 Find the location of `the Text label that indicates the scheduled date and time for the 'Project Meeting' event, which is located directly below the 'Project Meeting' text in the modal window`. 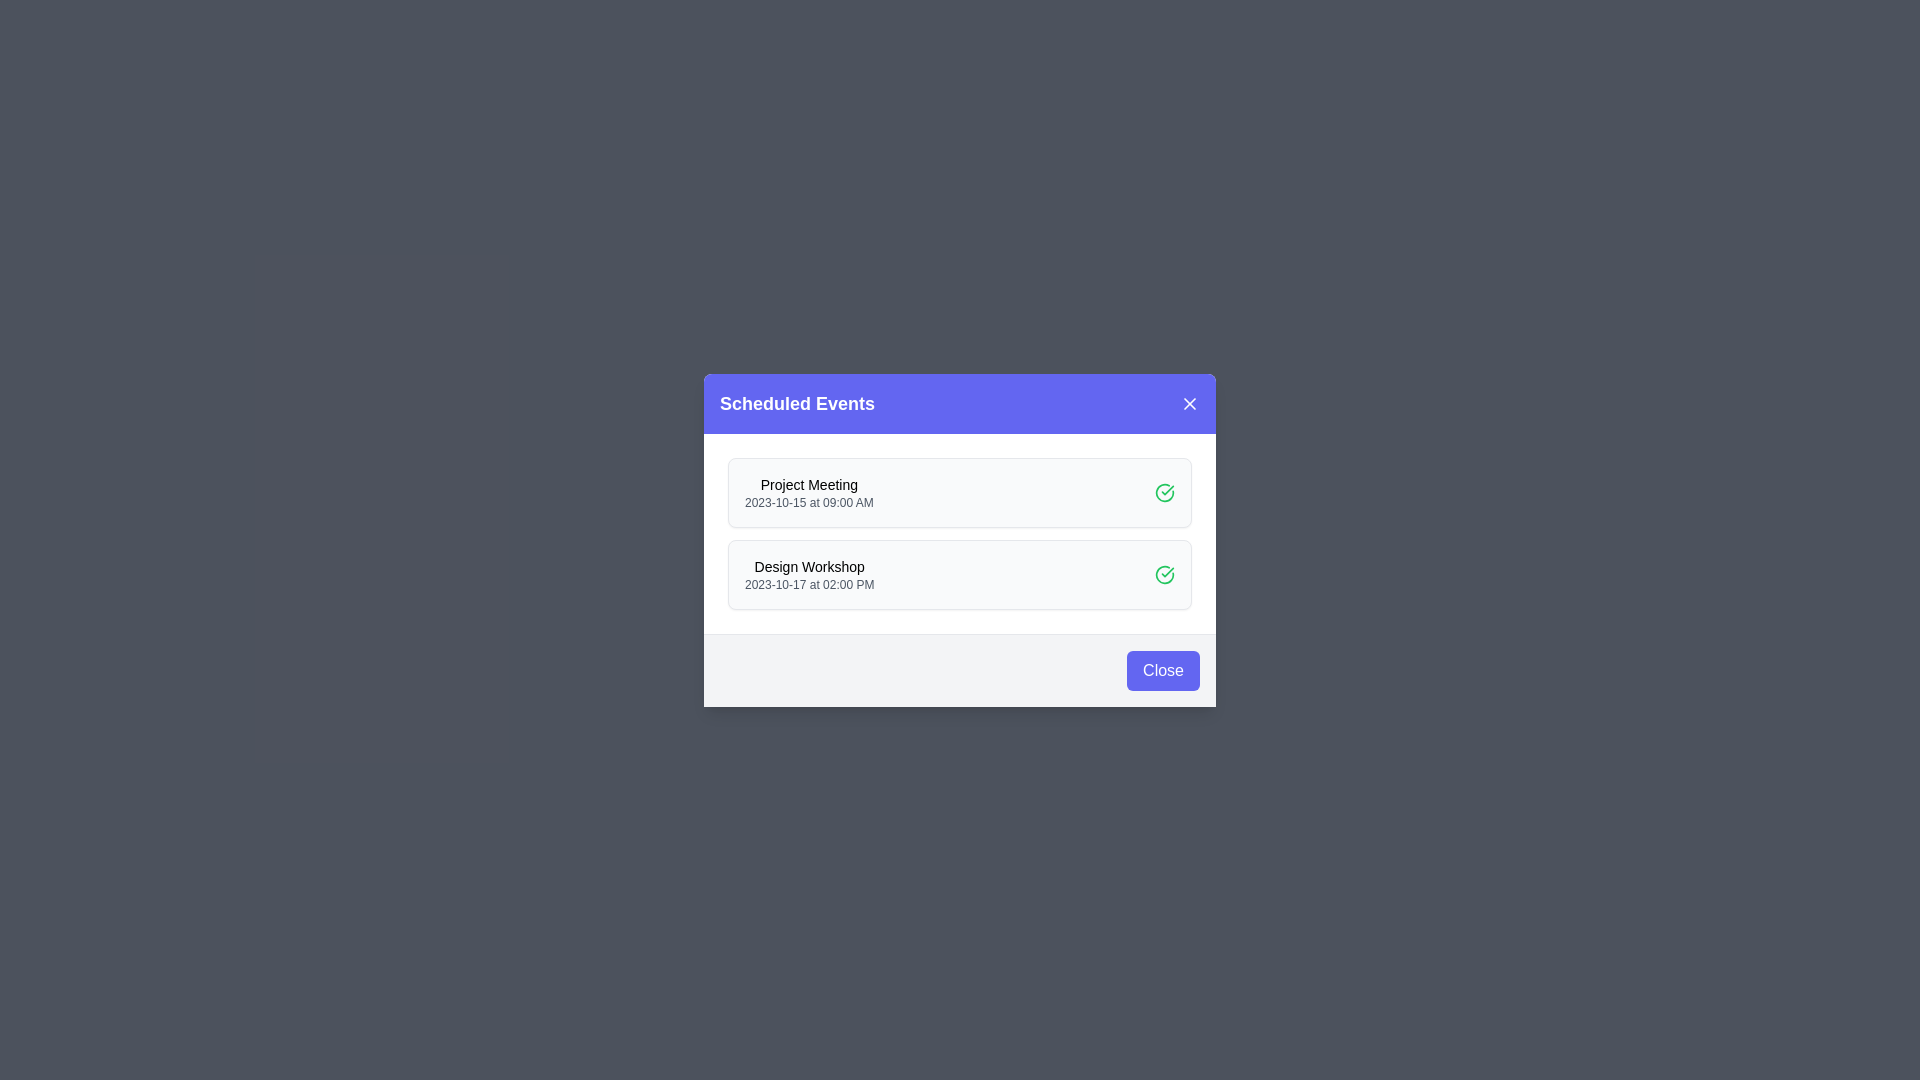

the Text label that indicates the scheduled date and time for the 'Project Meeting' event, which is located directly below the 'Project Meeting' text in the modal window is located at coordinates (809, 501).